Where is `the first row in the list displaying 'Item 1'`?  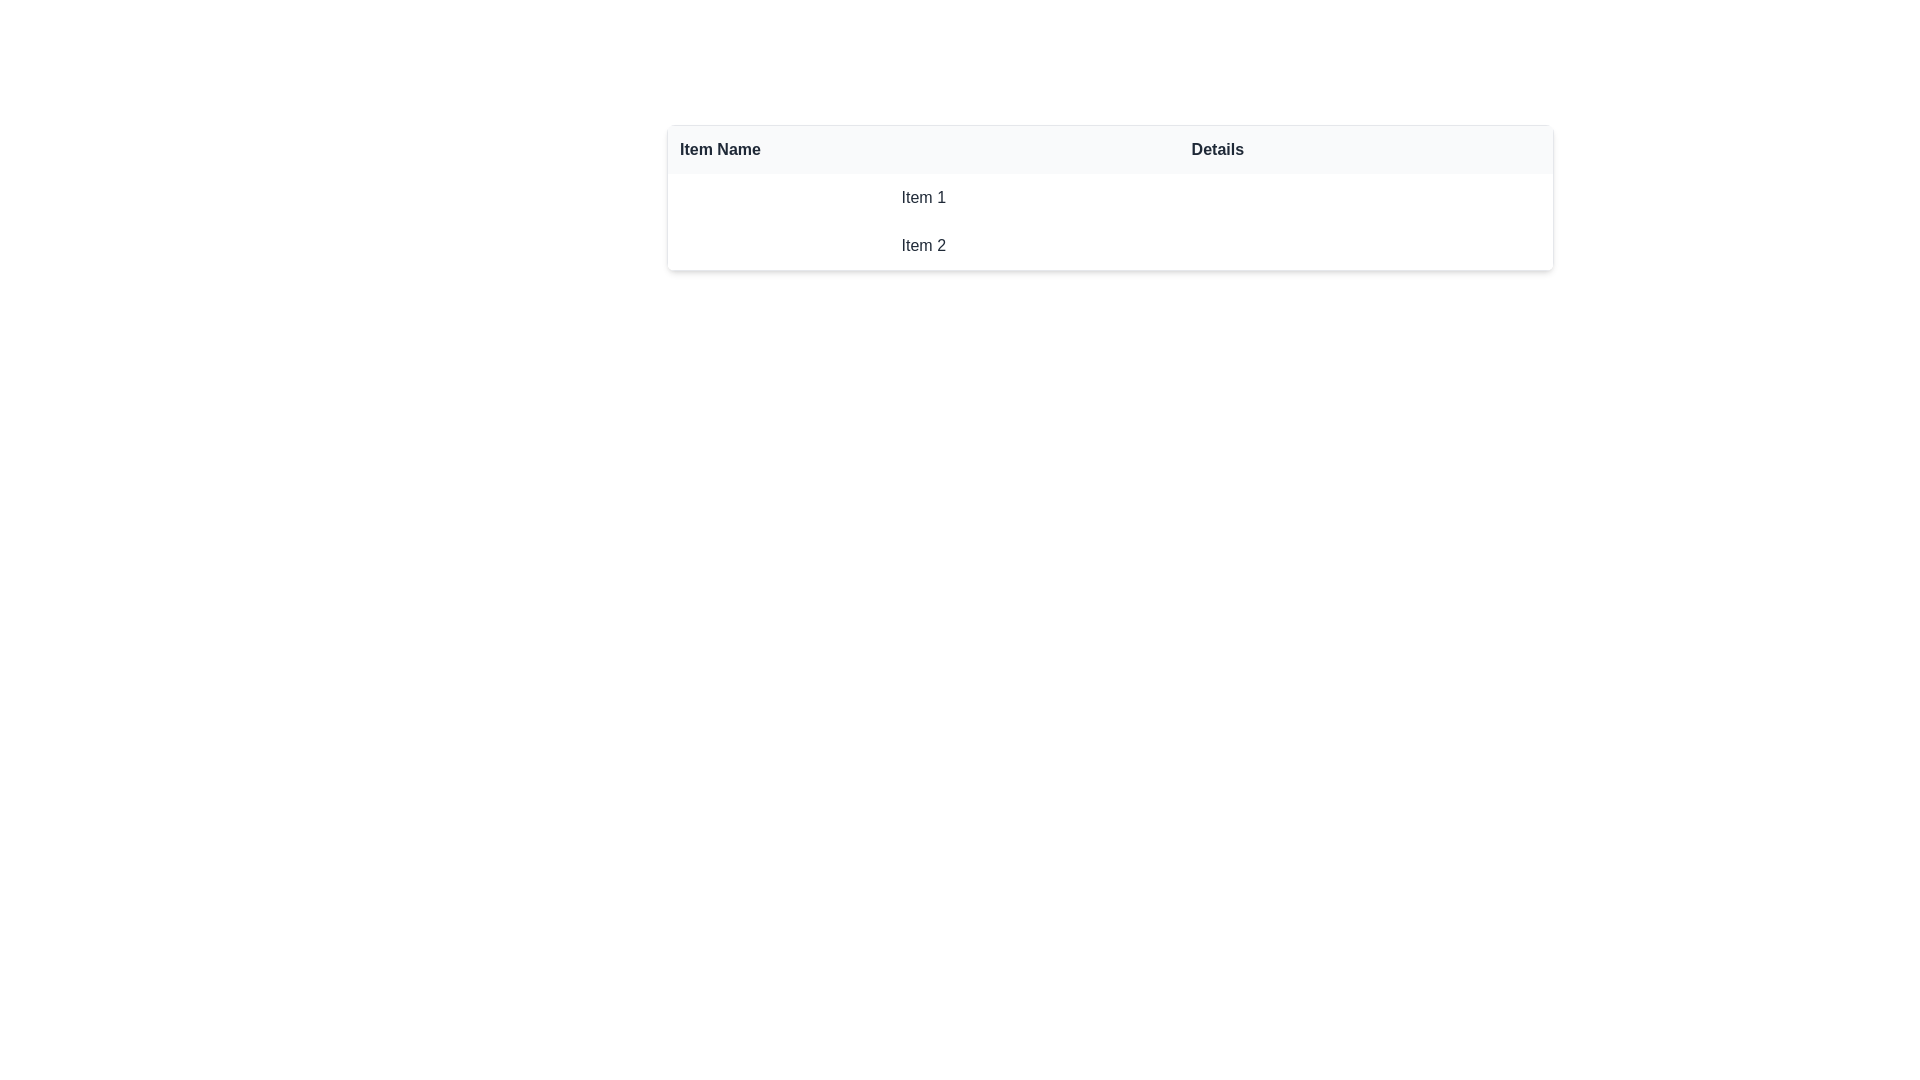 the first row in the list displaying 'Item 1' is located at coordinates (1109, 197).